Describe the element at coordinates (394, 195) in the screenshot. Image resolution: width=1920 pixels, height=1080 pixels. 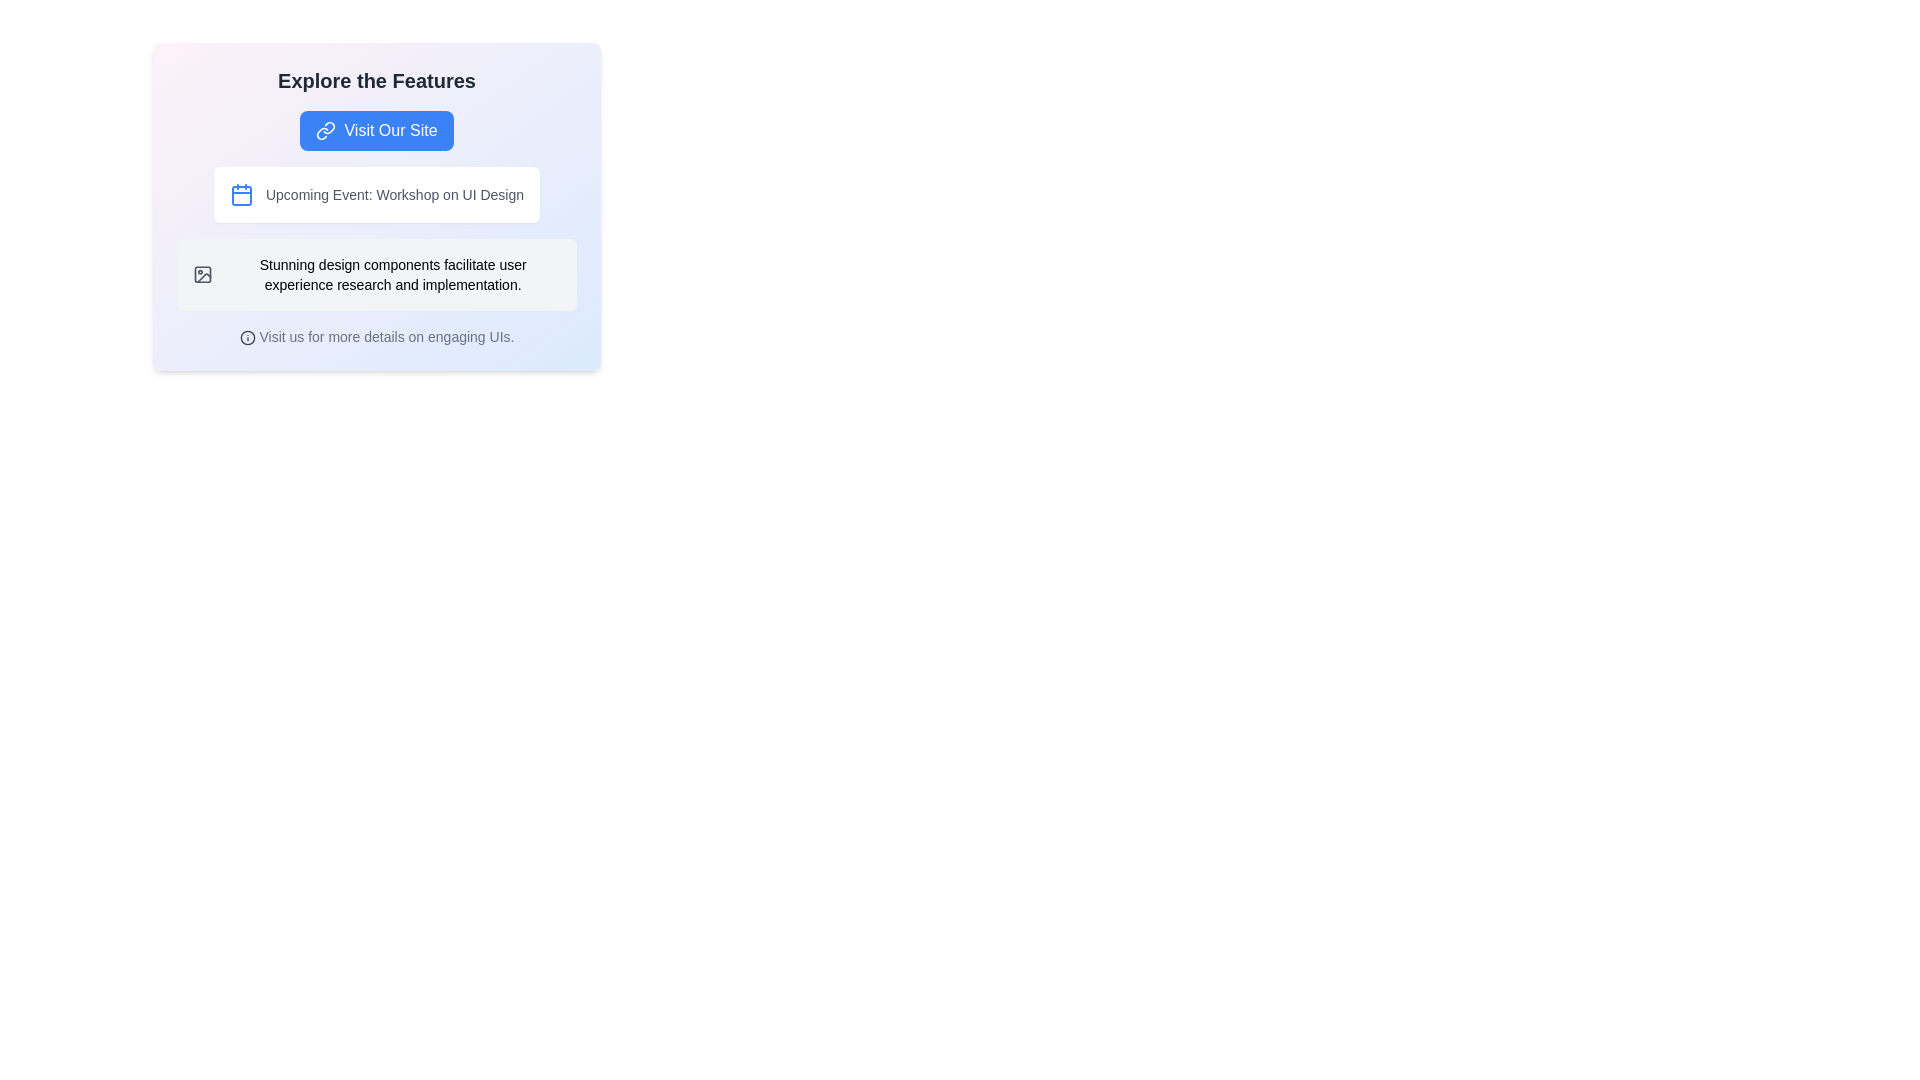
I see `the informational text label reading 'Upcoming Event: Workshop on UI Design', which is styled in a small gray font and is non-interactive` at that location.